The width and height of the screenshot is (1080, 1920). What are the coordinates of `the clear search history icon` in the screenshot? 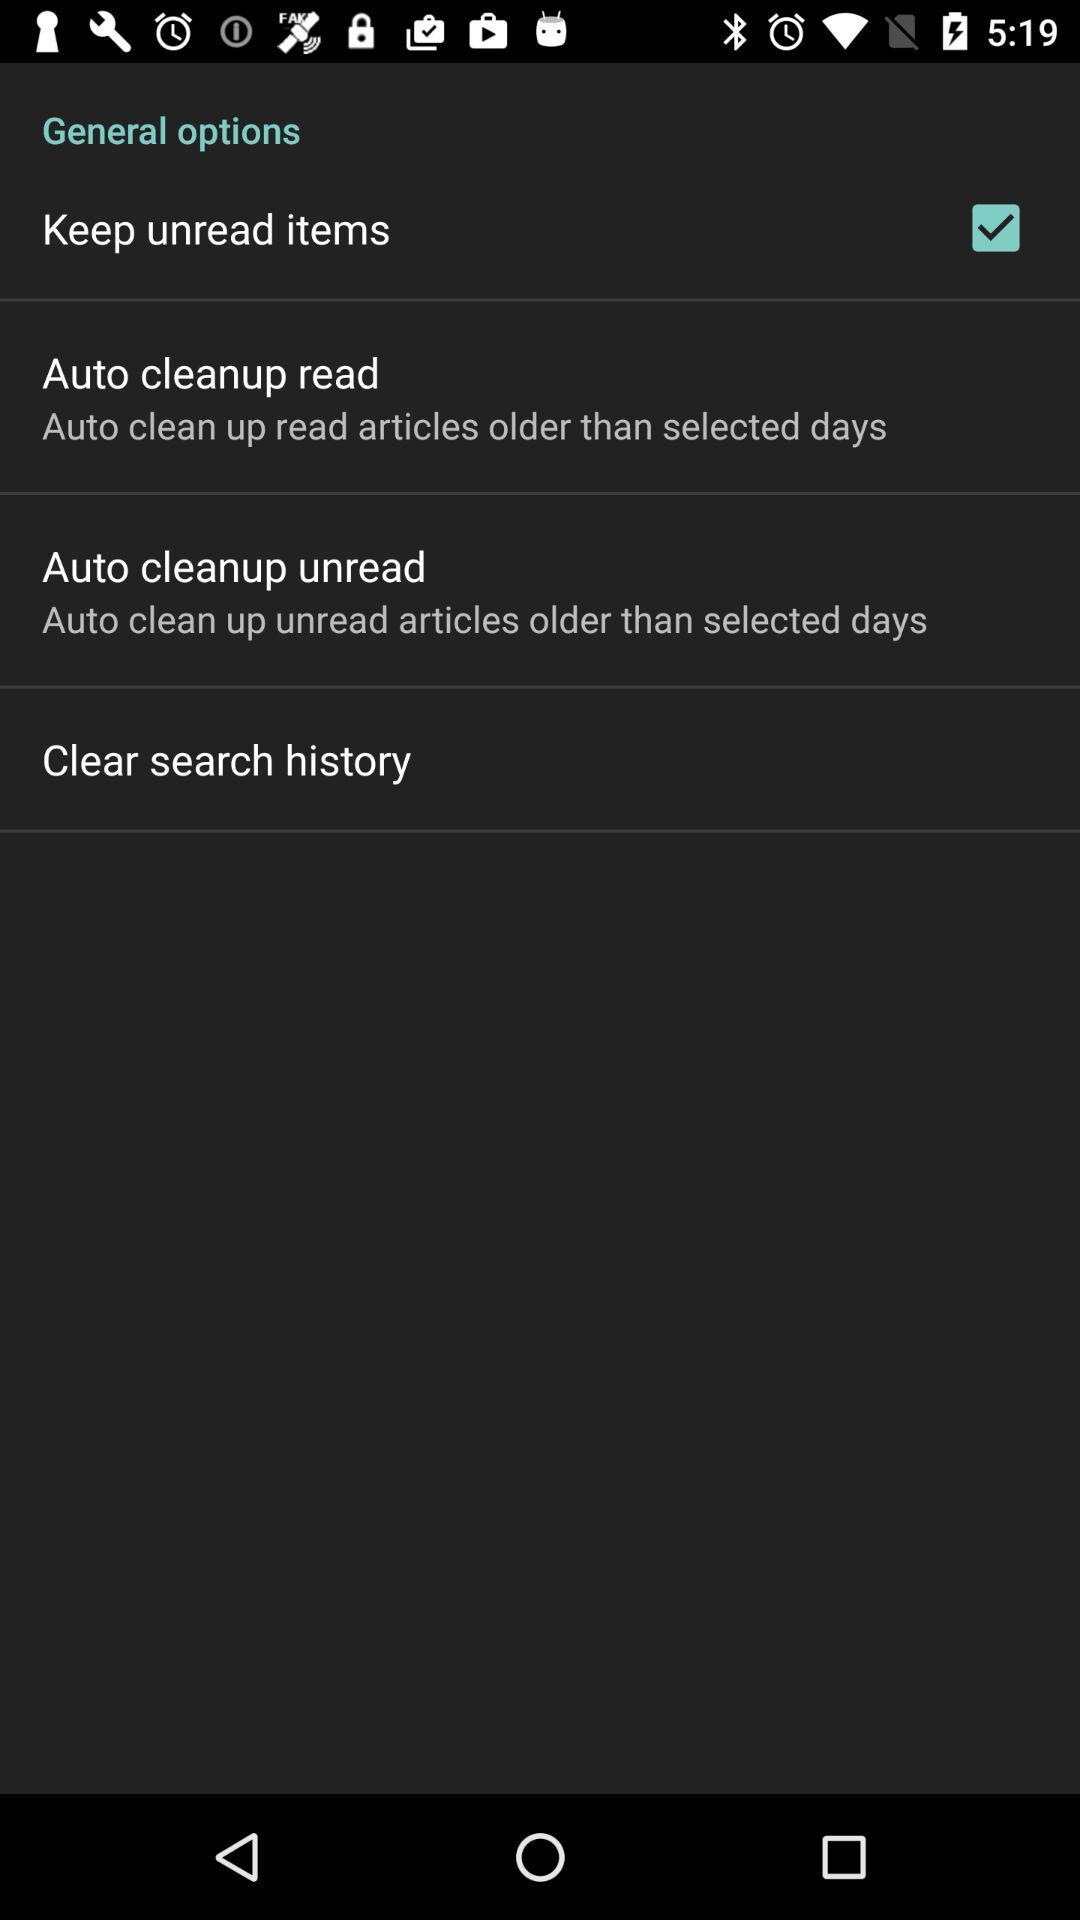 It's located at (225, 757).